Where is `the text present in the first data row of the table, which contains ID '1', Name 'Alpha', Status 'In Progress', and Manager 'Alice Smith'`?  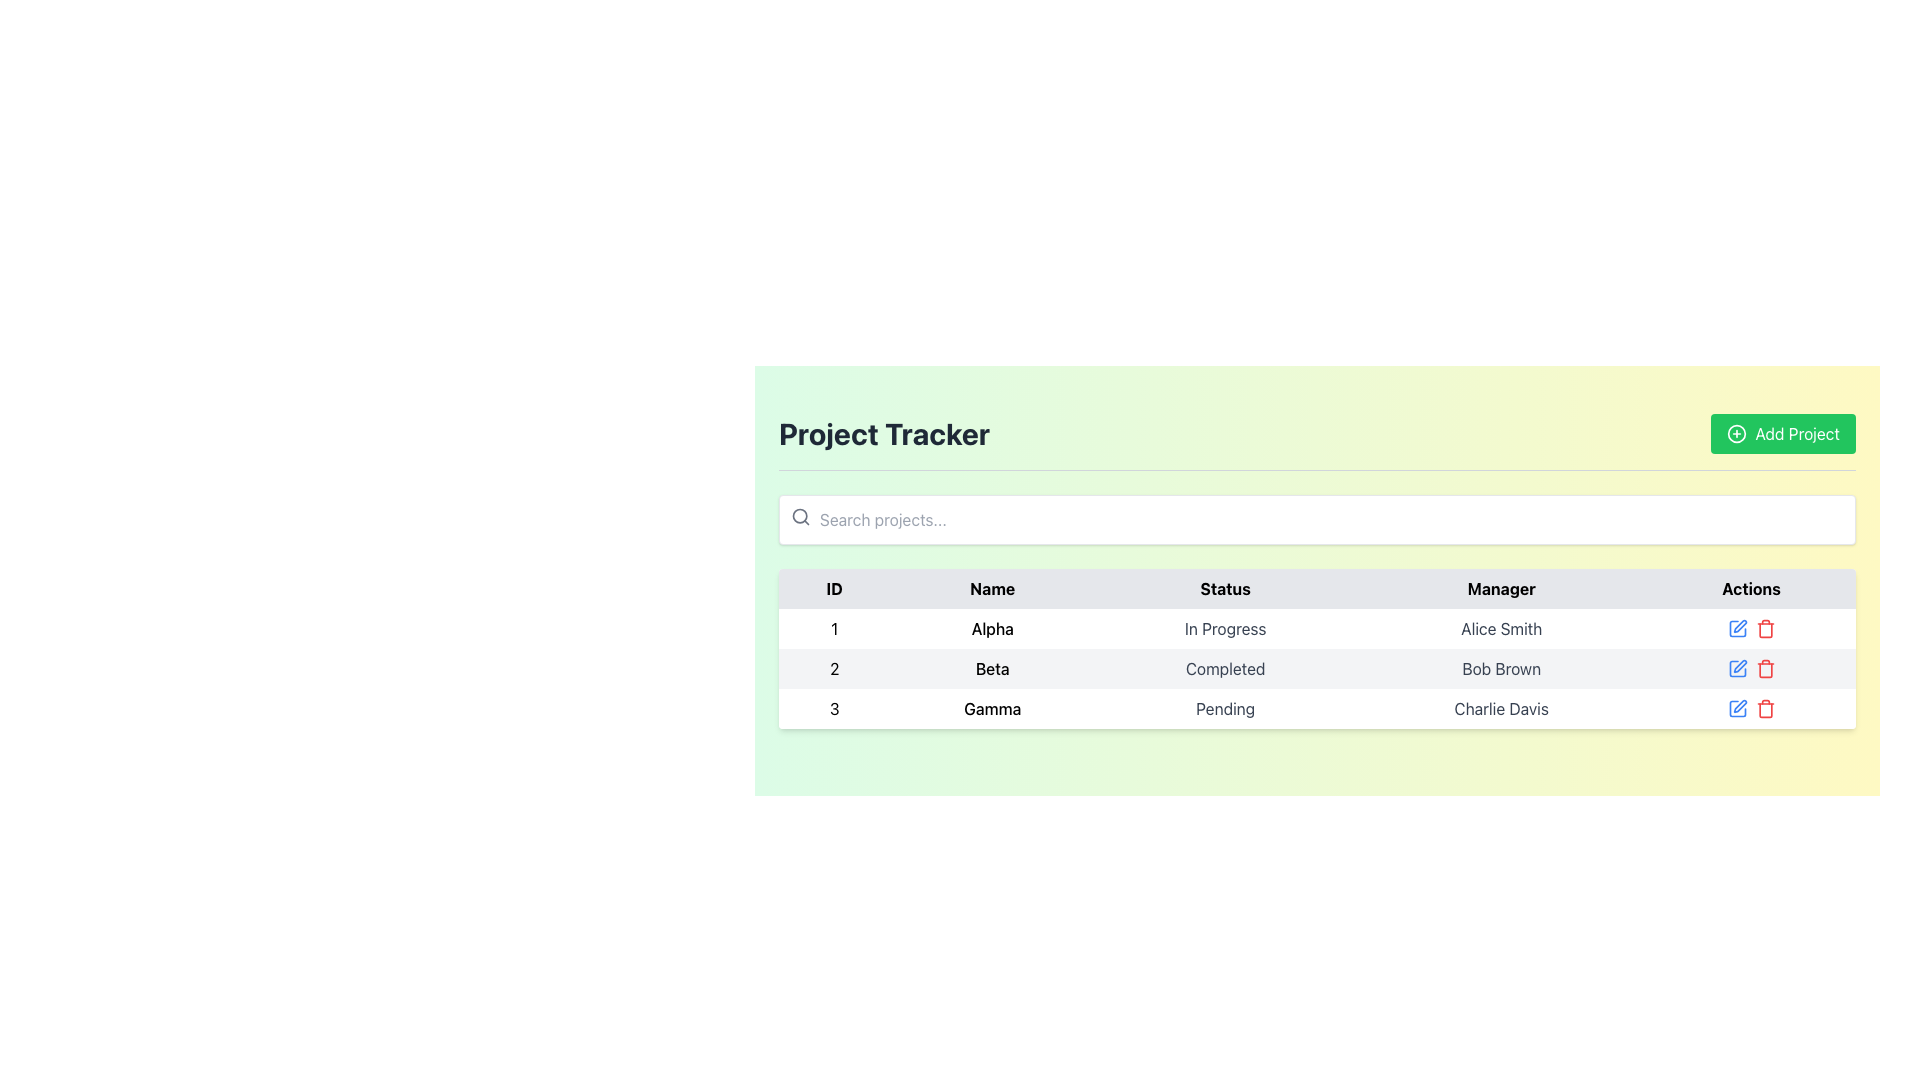
the text present in the first data row of the table, which contains ID '1', Name 'Alpha', Status 'In Progress', and Manager 'Alice Smith' is located at coordinates (1317, 627).